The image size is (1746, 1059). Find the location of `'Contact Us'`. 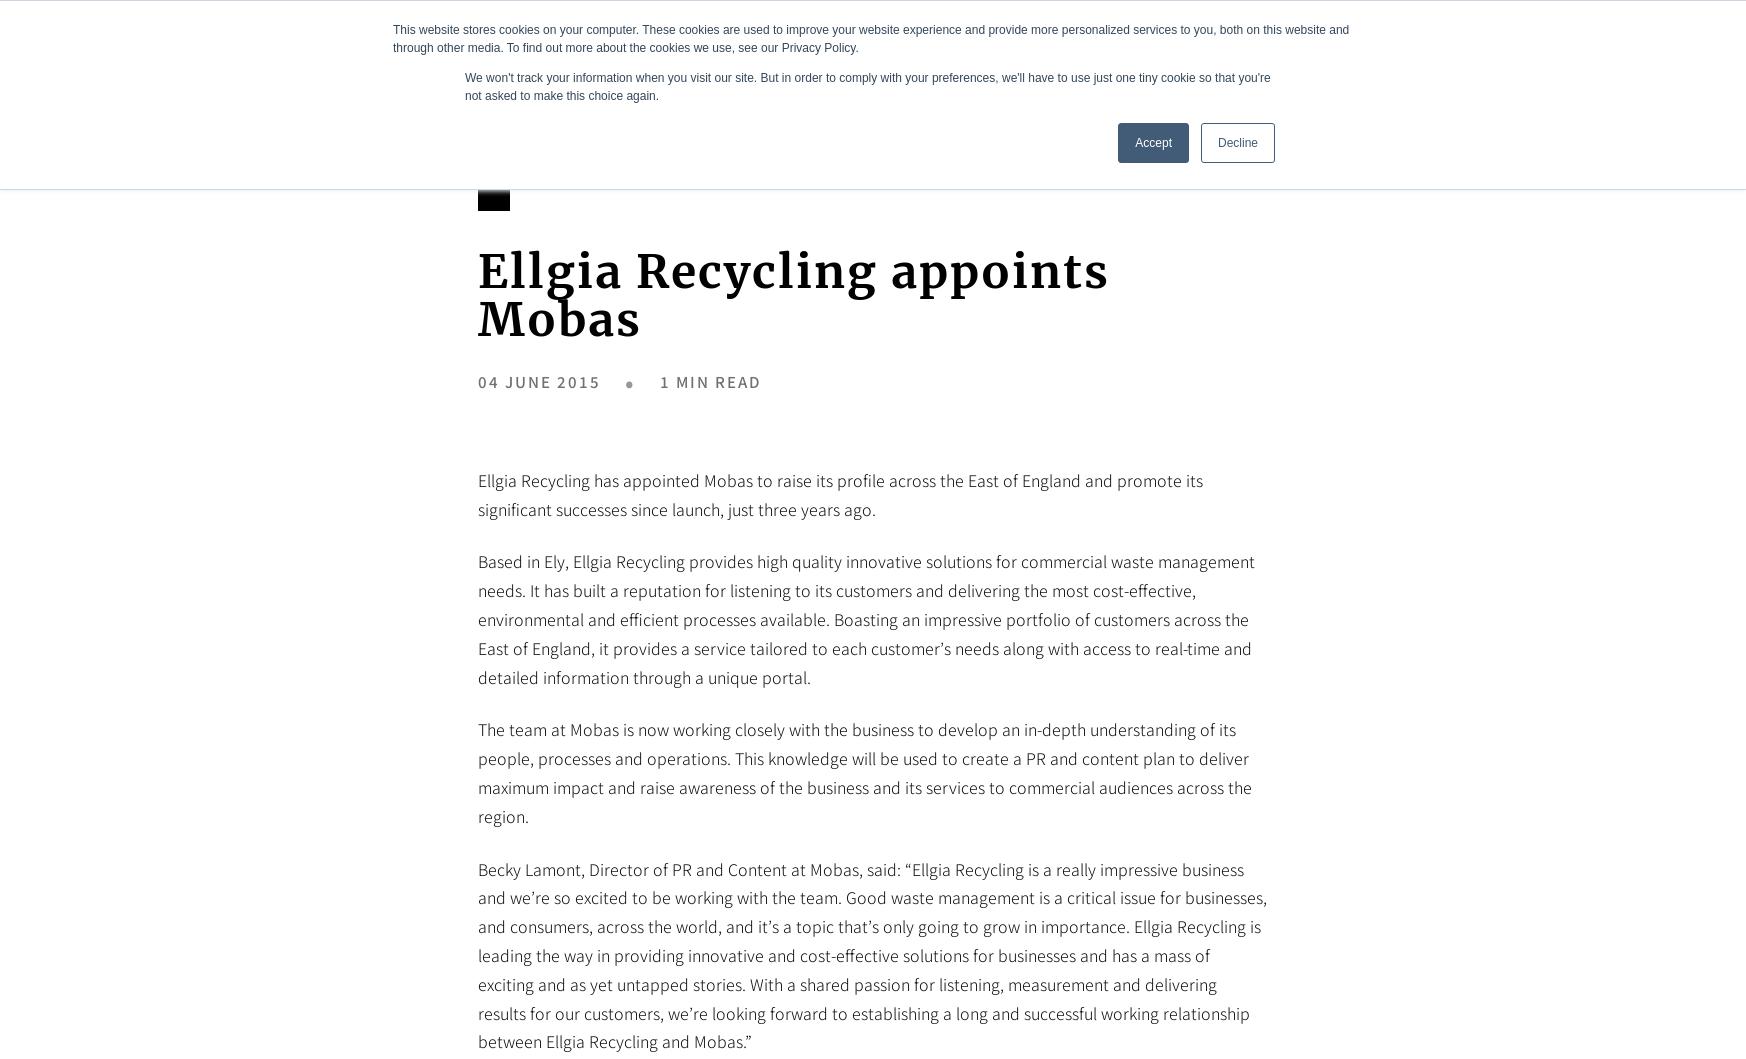

'Contact Us' is located at coordinates (1524, 56).